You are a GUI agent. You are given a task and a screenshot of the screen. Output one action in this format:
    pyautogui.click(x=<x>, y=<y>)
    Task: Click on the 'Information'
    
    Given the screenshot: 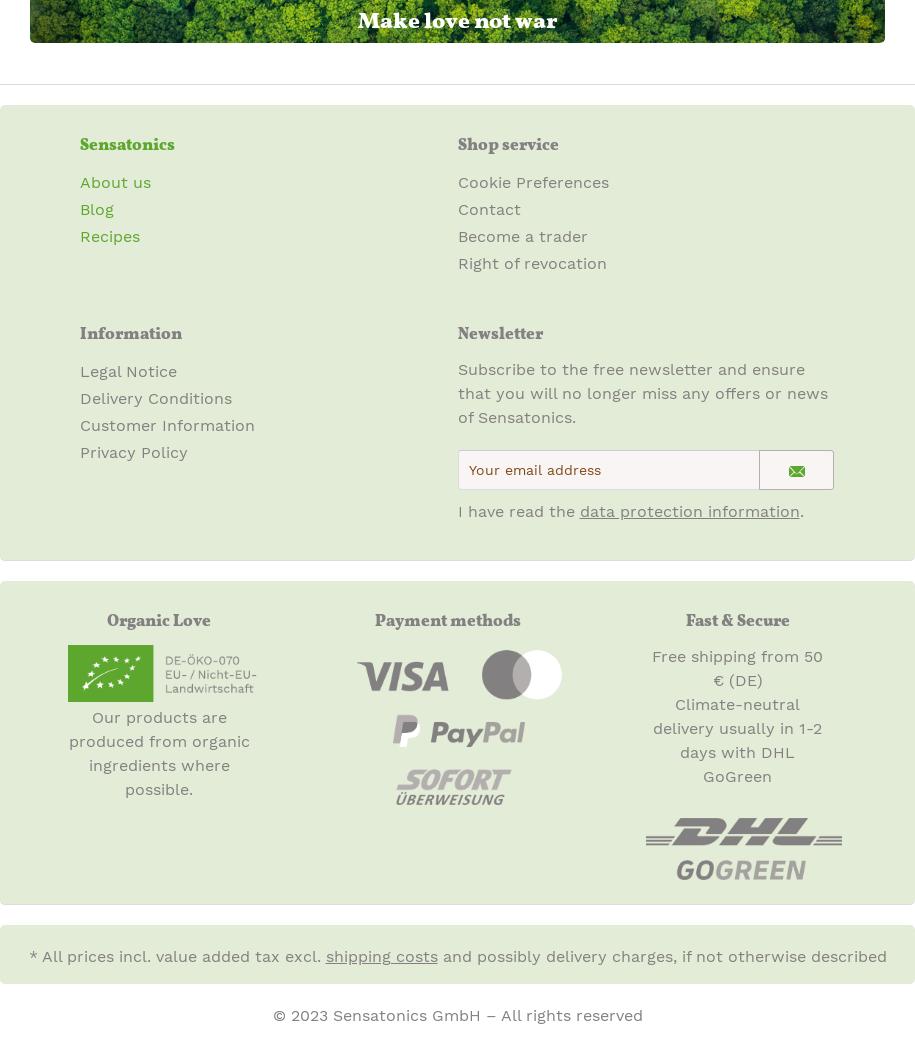 What is the action you would take?
    pyautogui.click(x=131, y=332)
    